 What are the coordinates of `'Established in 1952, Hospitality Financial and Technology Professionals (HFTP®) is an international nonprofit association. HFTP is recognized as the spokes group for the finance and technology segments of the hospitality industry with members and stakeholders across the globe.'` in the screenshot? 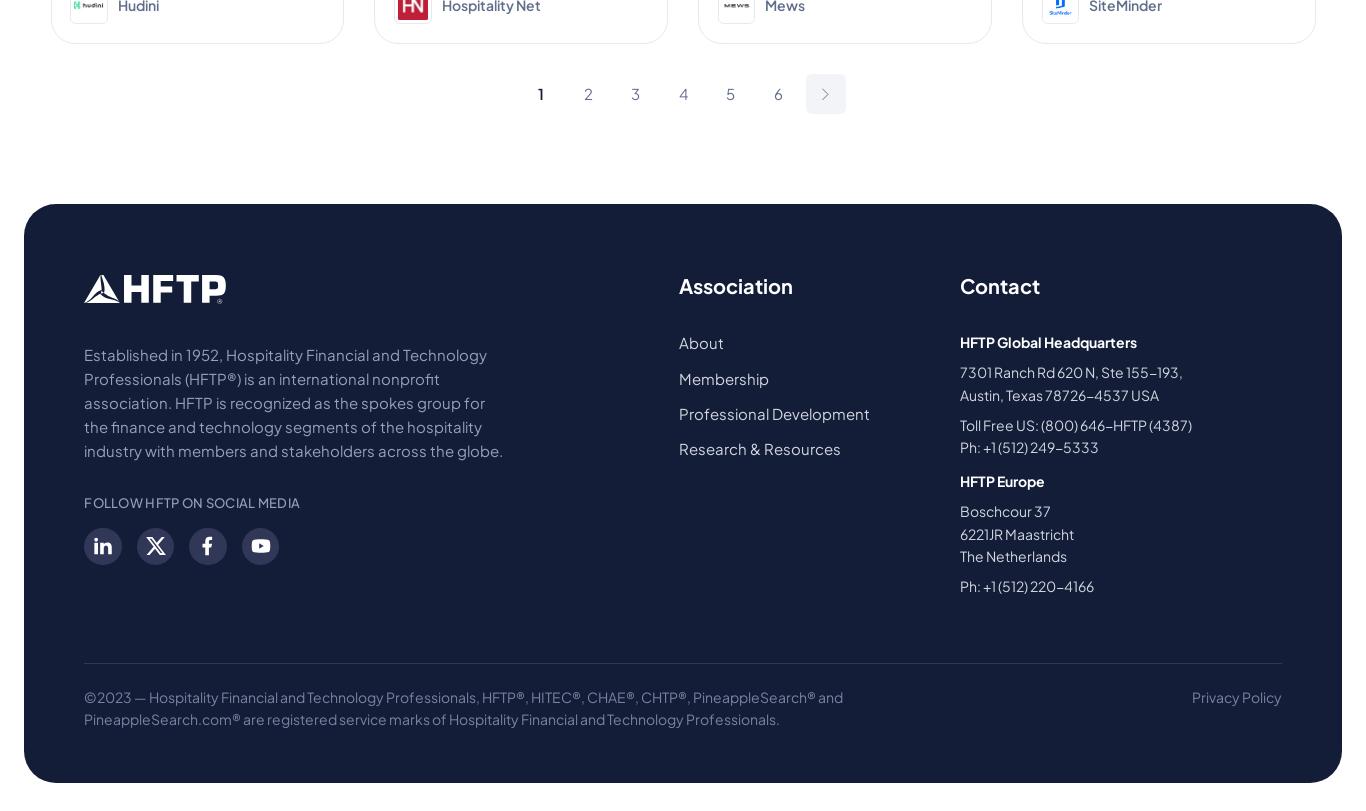 It's located at (293, 401).